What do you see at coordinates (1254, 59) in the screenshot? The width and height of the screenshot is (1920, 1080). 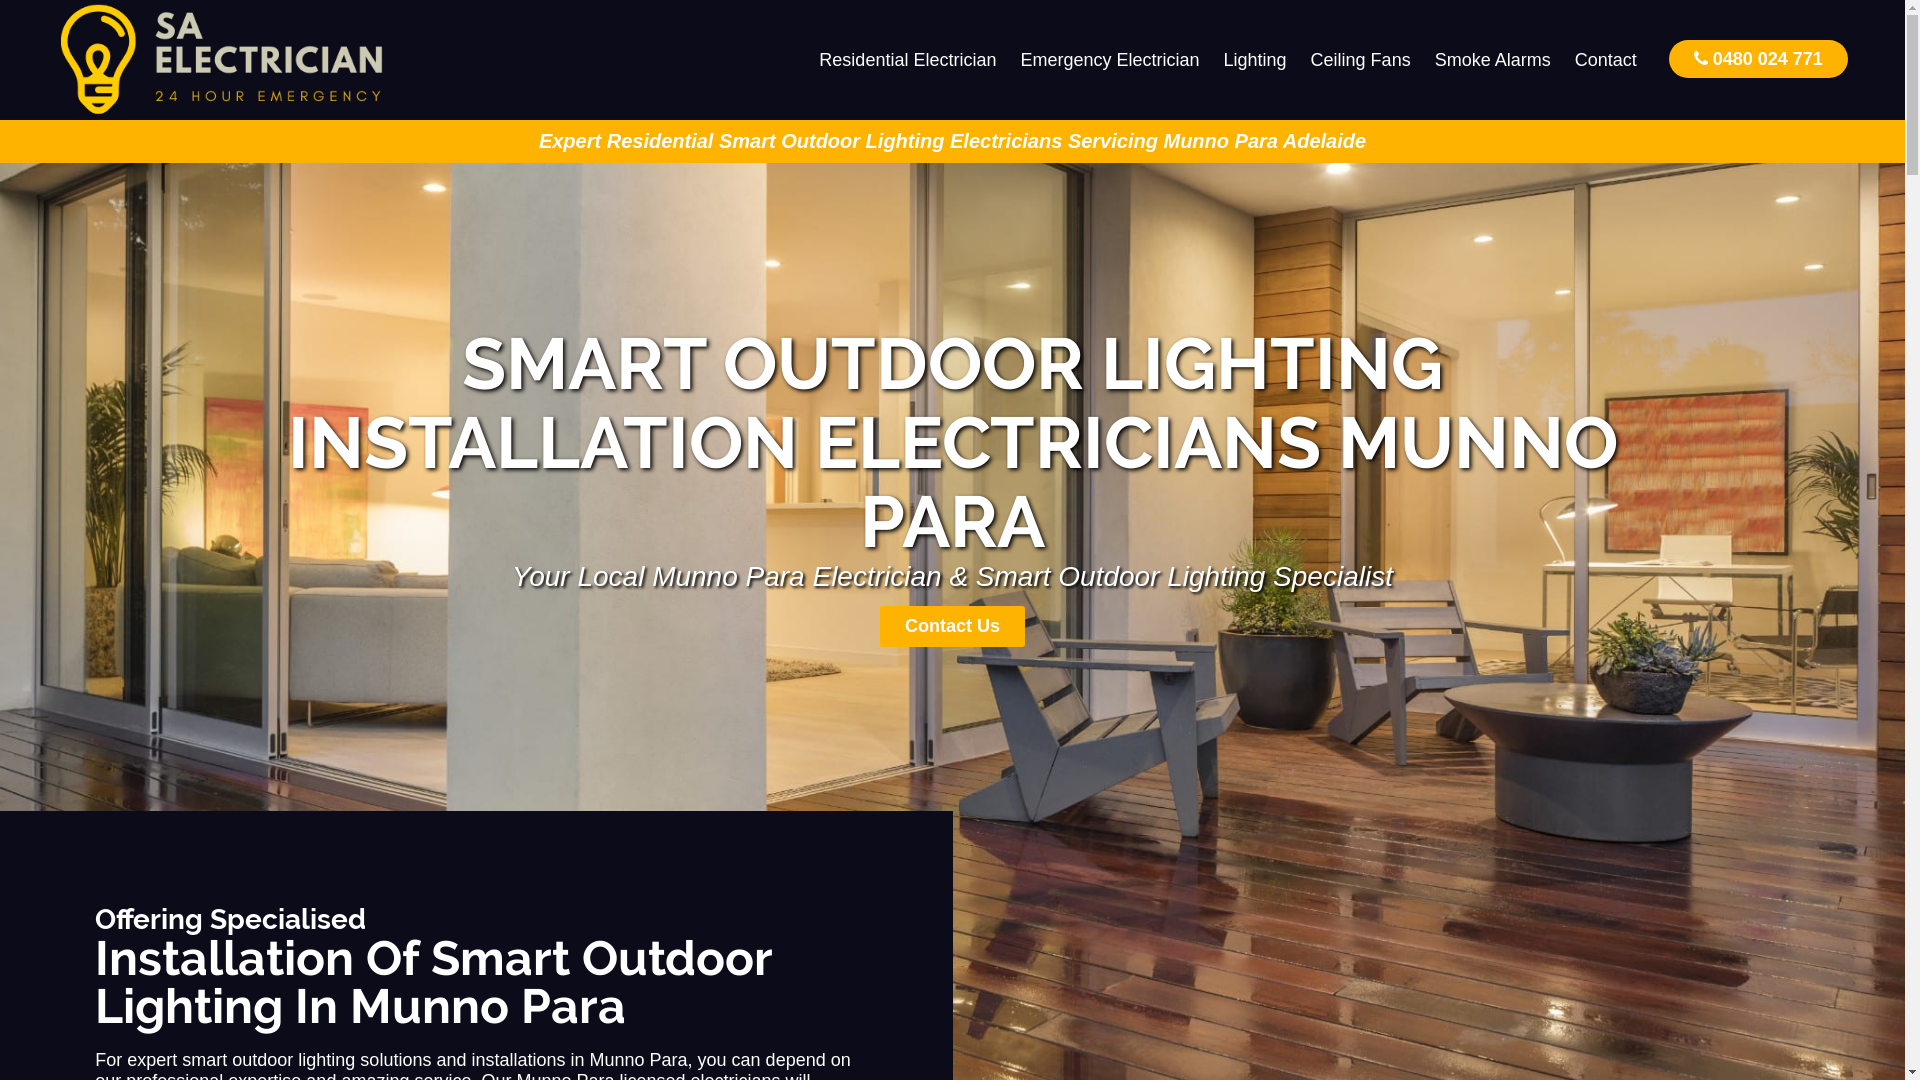 I see `'Lighting'` at bounding box center [1254, 59].